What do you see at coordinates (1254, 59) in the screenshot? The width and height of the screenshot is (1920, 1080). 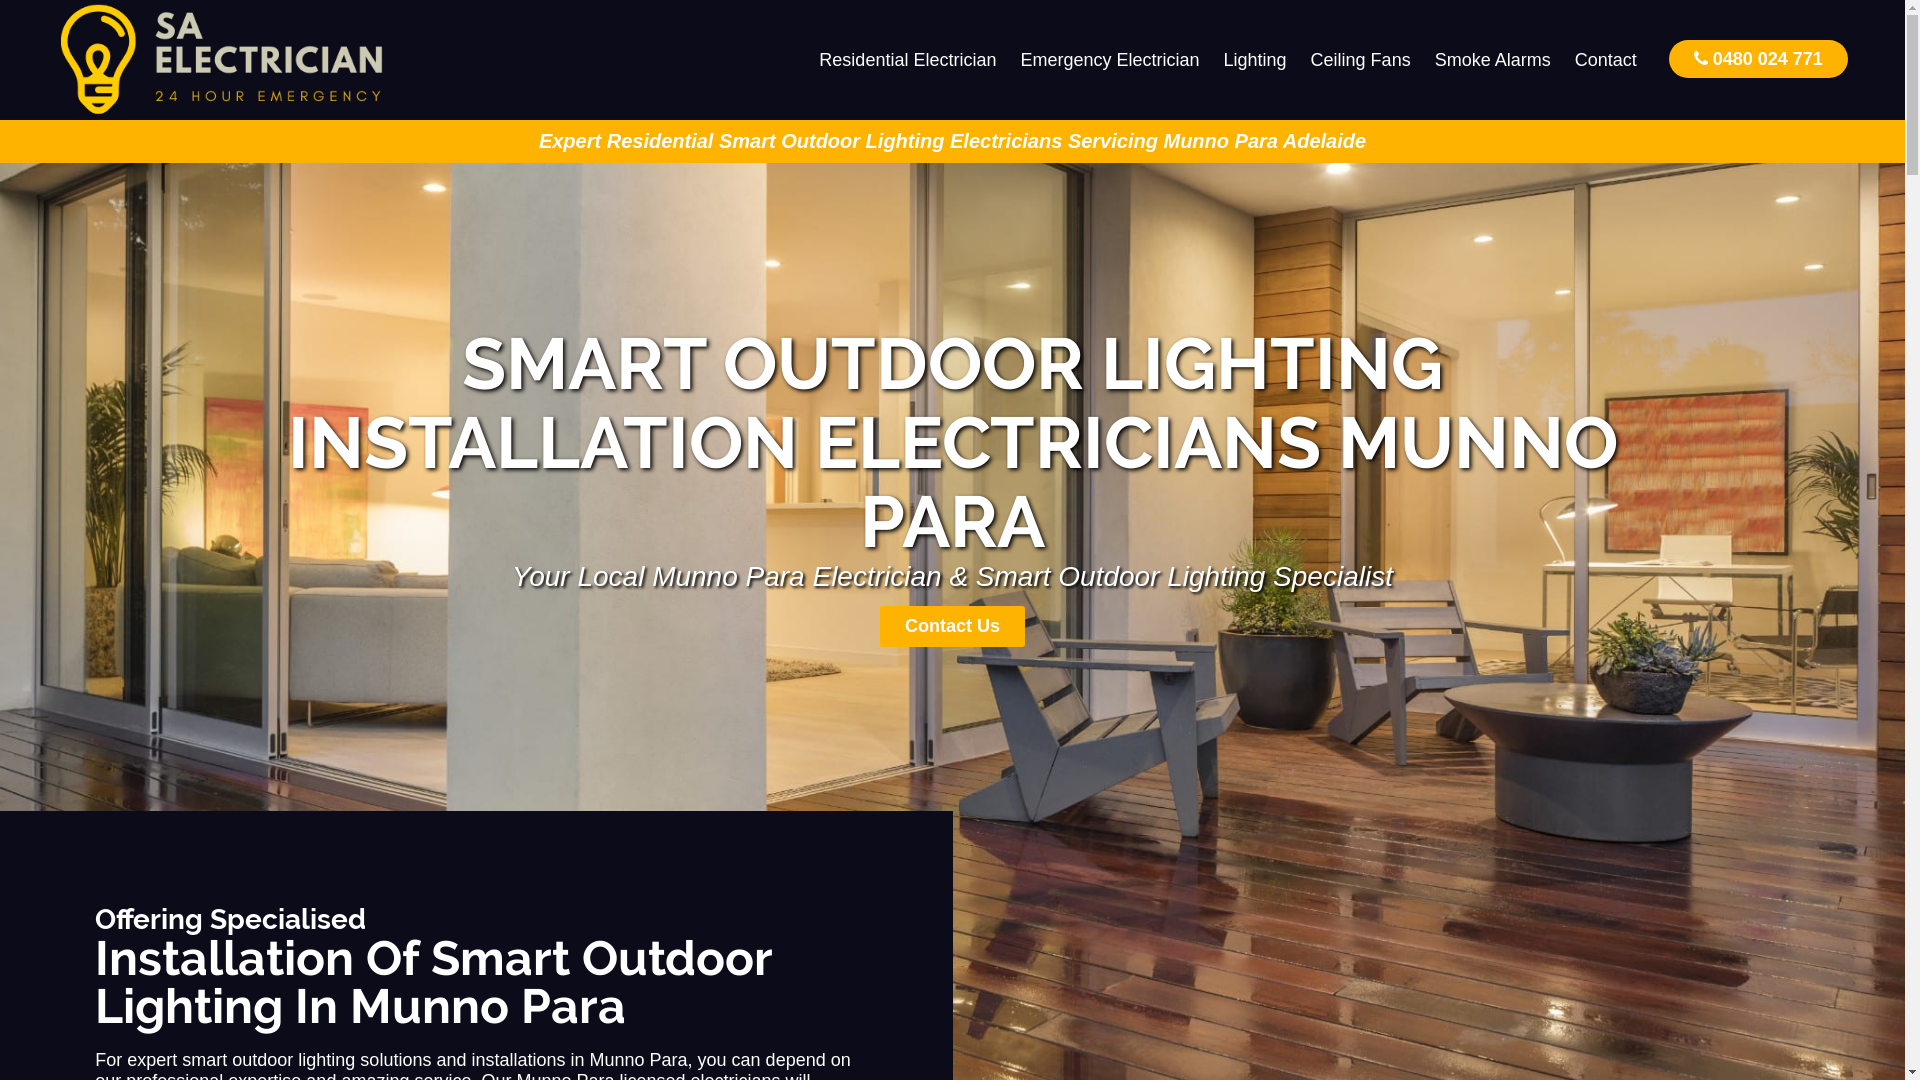 I see `'Lighting'` at bounding box center [1254, 59].